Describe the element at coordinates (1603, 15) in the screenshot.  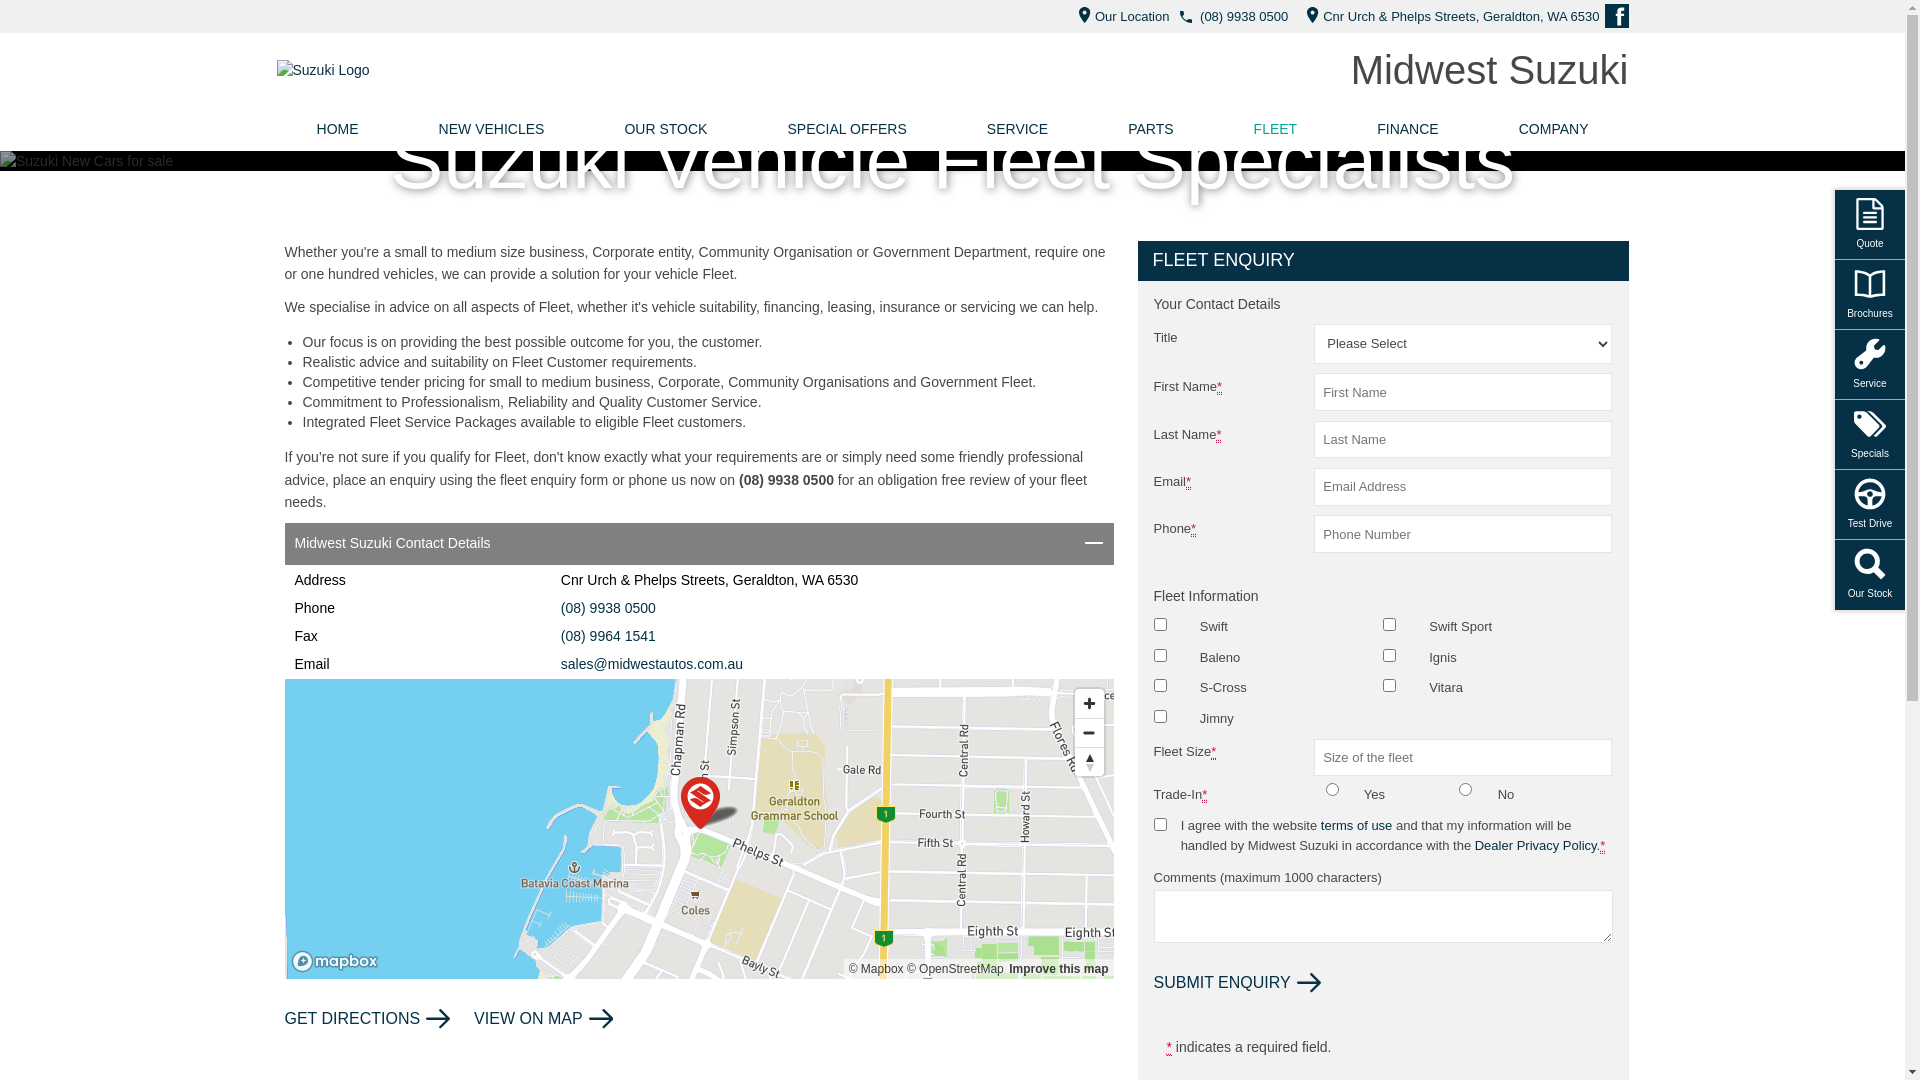
I see `'Facebook'` at that location.